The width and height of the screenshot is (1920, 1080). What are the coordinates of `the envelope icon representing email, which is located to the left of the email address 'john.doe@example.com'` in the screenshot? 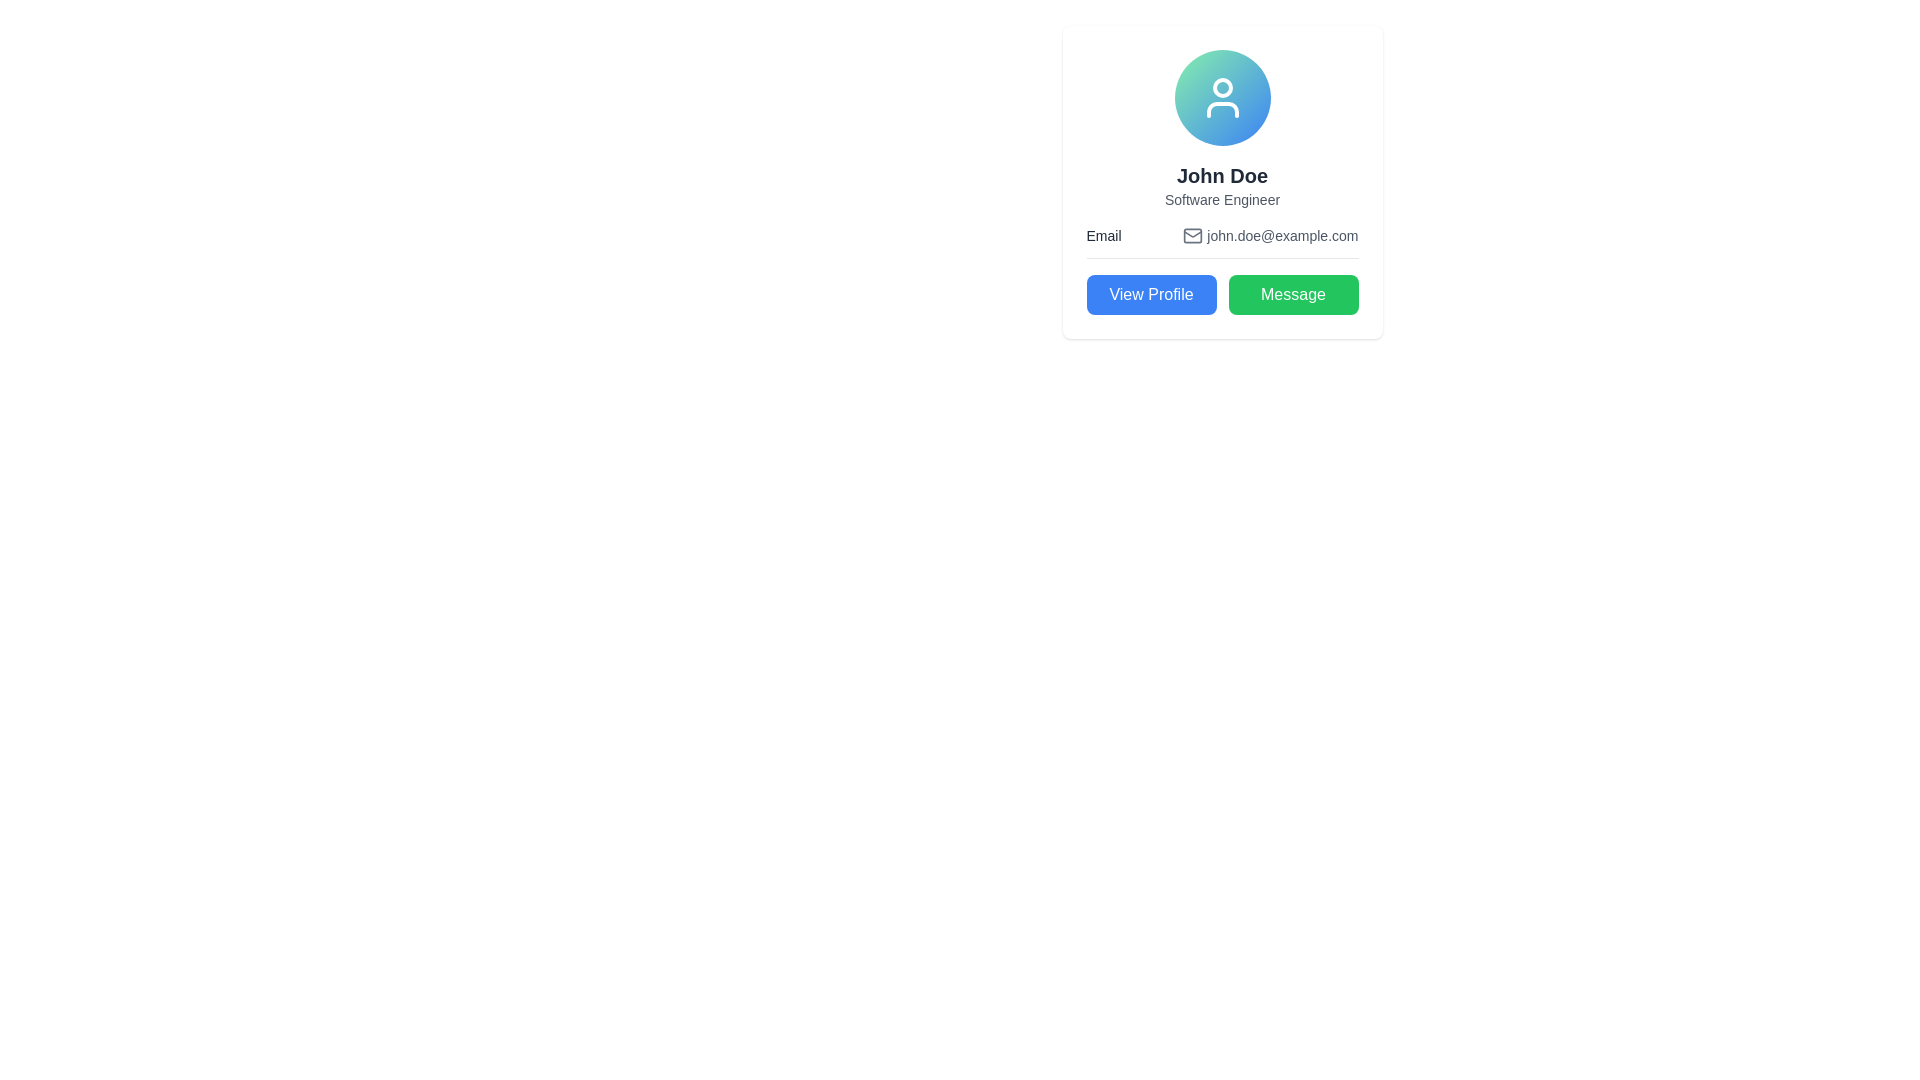 It's located at (1193, 234).